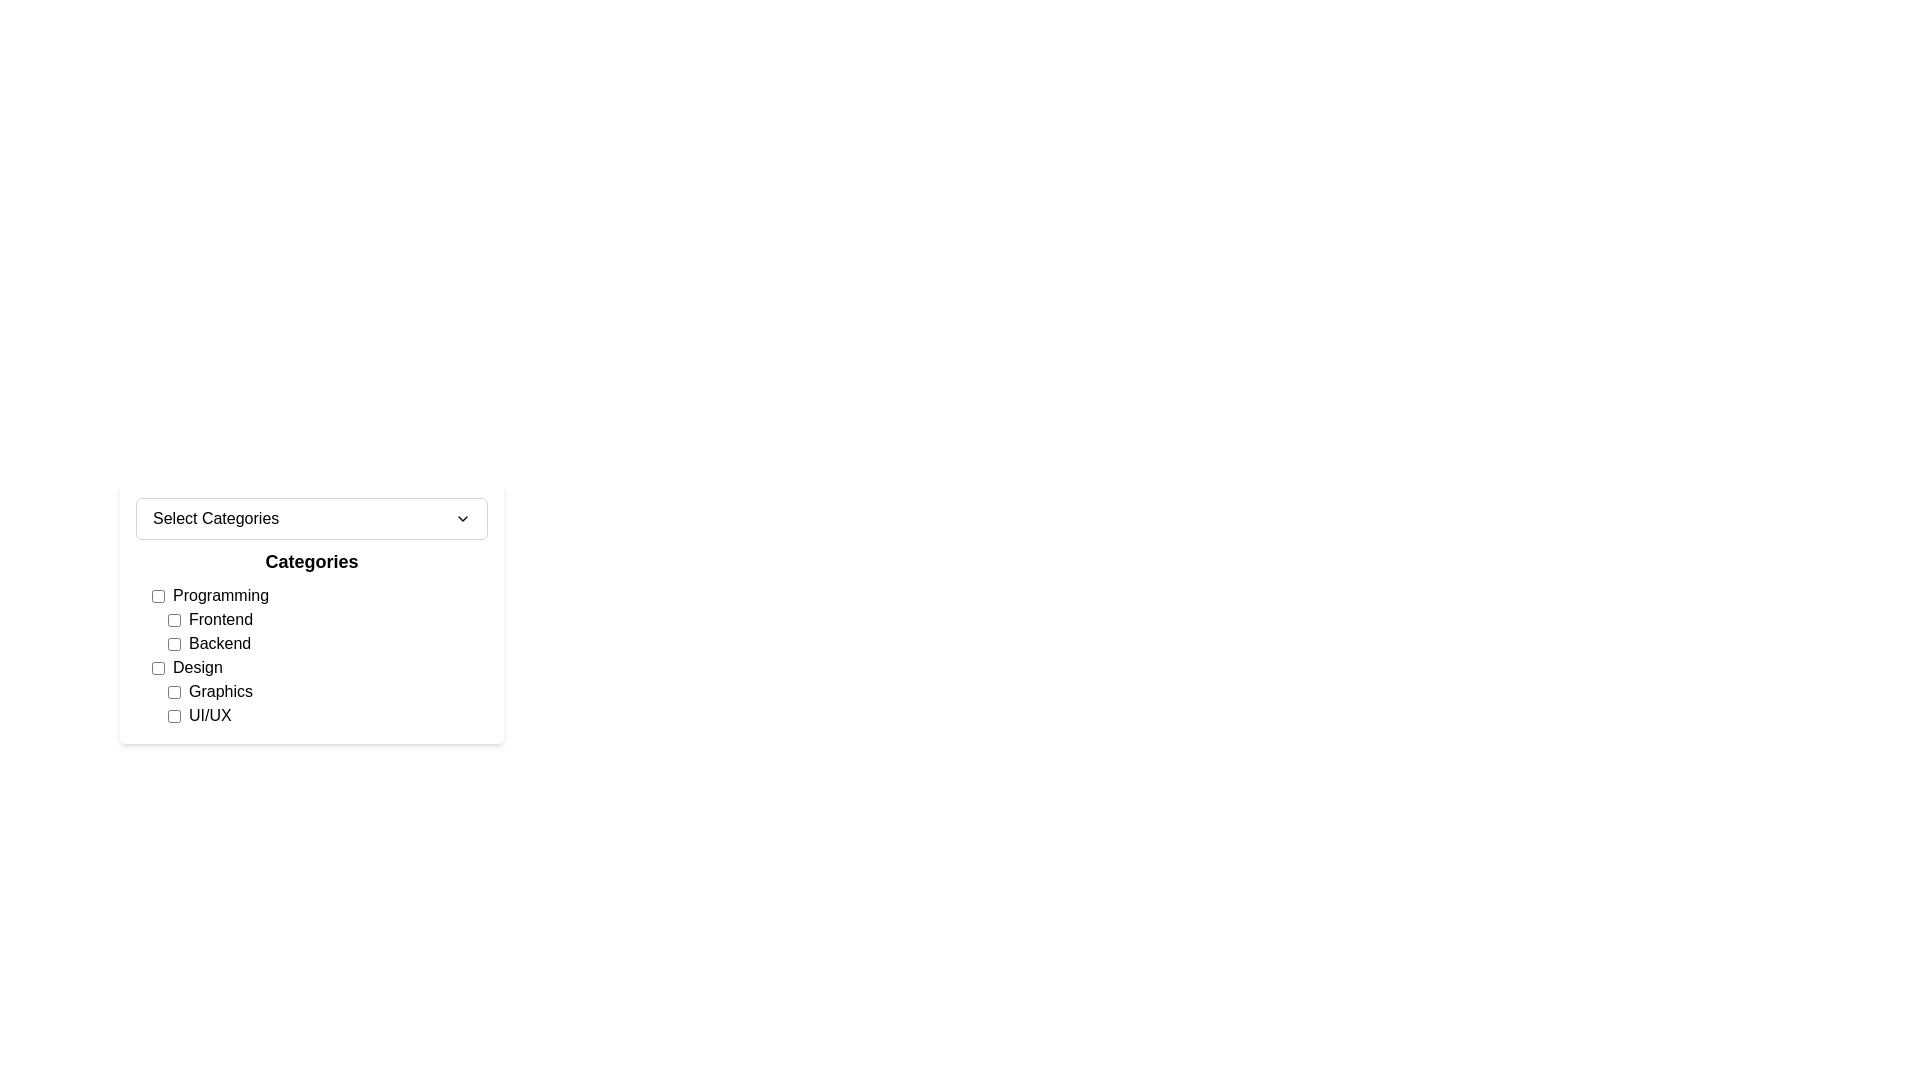 This screenshot has height=1080, width=1920. Describe the element at coordinates (157, 595) in the screenshot. I see `the first checkbox in the vertical list of selectable categories` at that location.